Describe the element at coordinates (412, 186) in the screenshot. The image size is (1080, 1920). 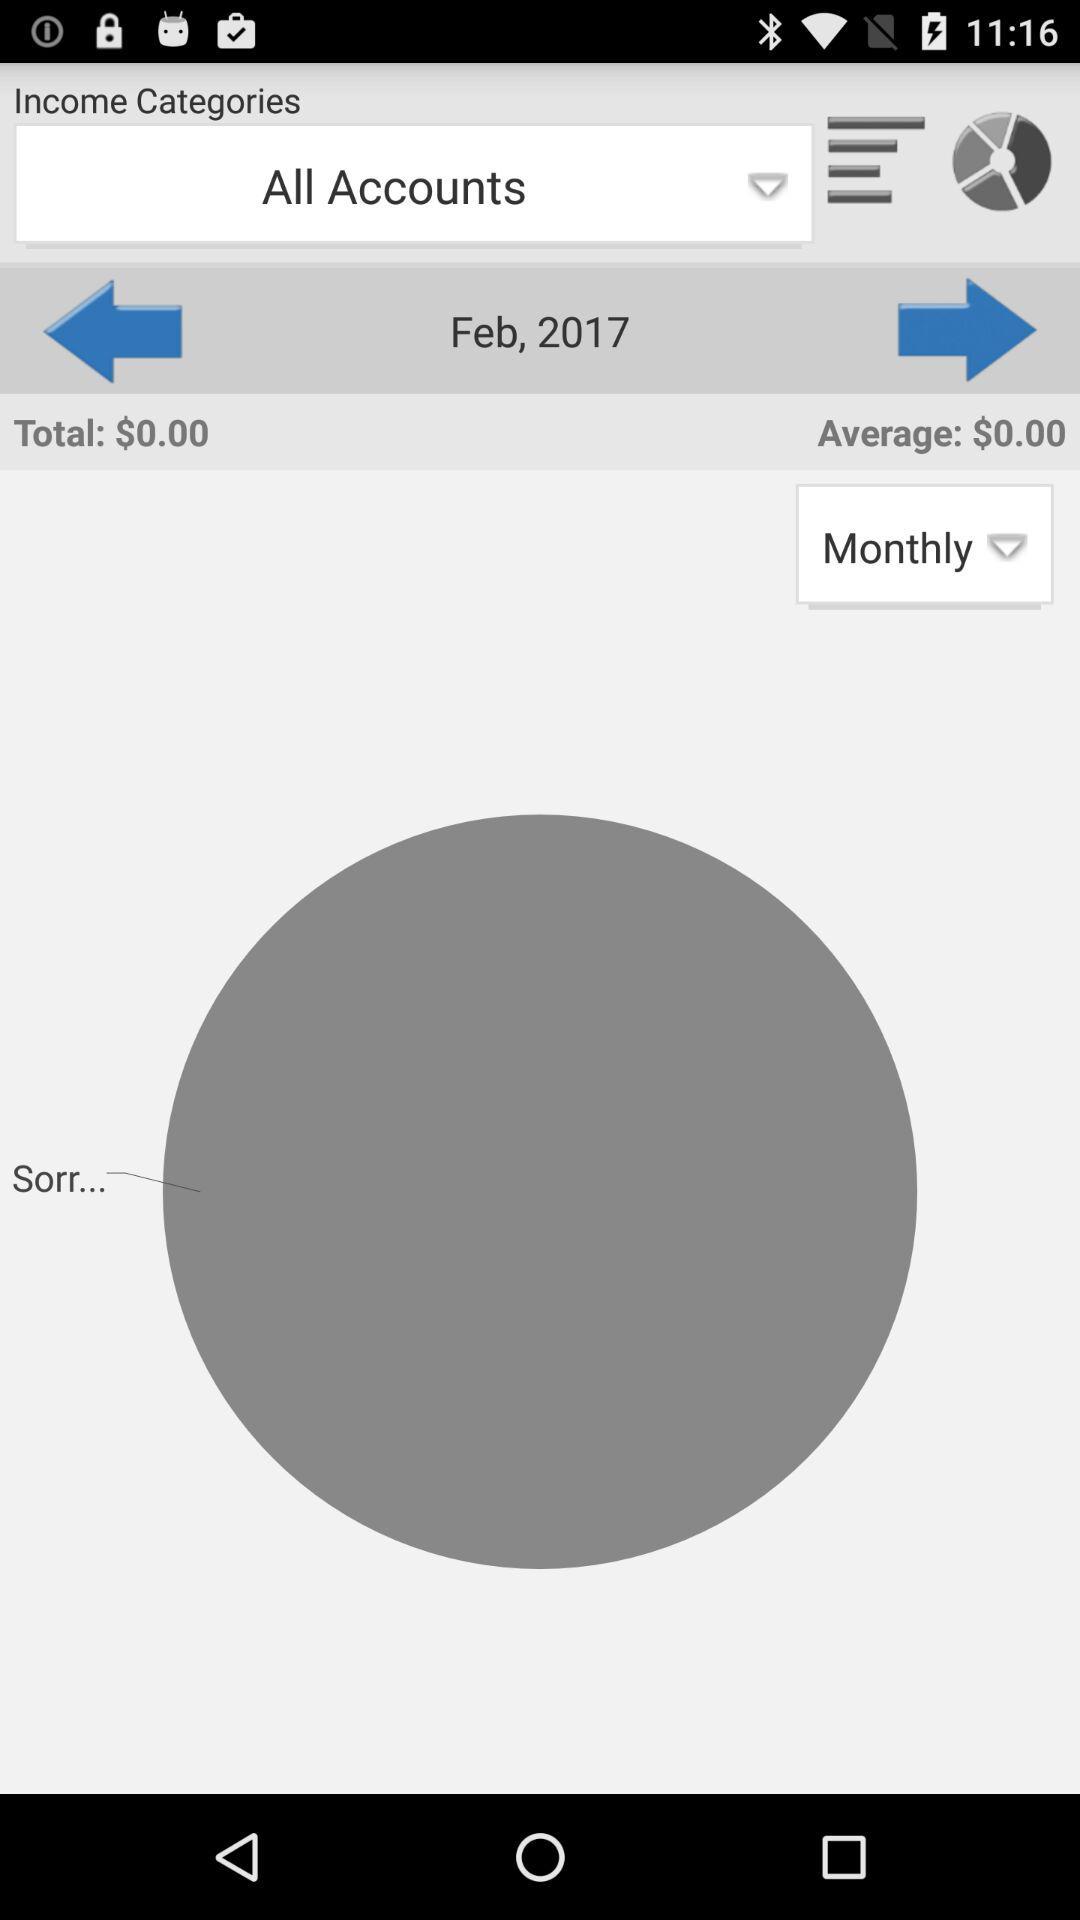
I see `app below income categories icon` at that location.